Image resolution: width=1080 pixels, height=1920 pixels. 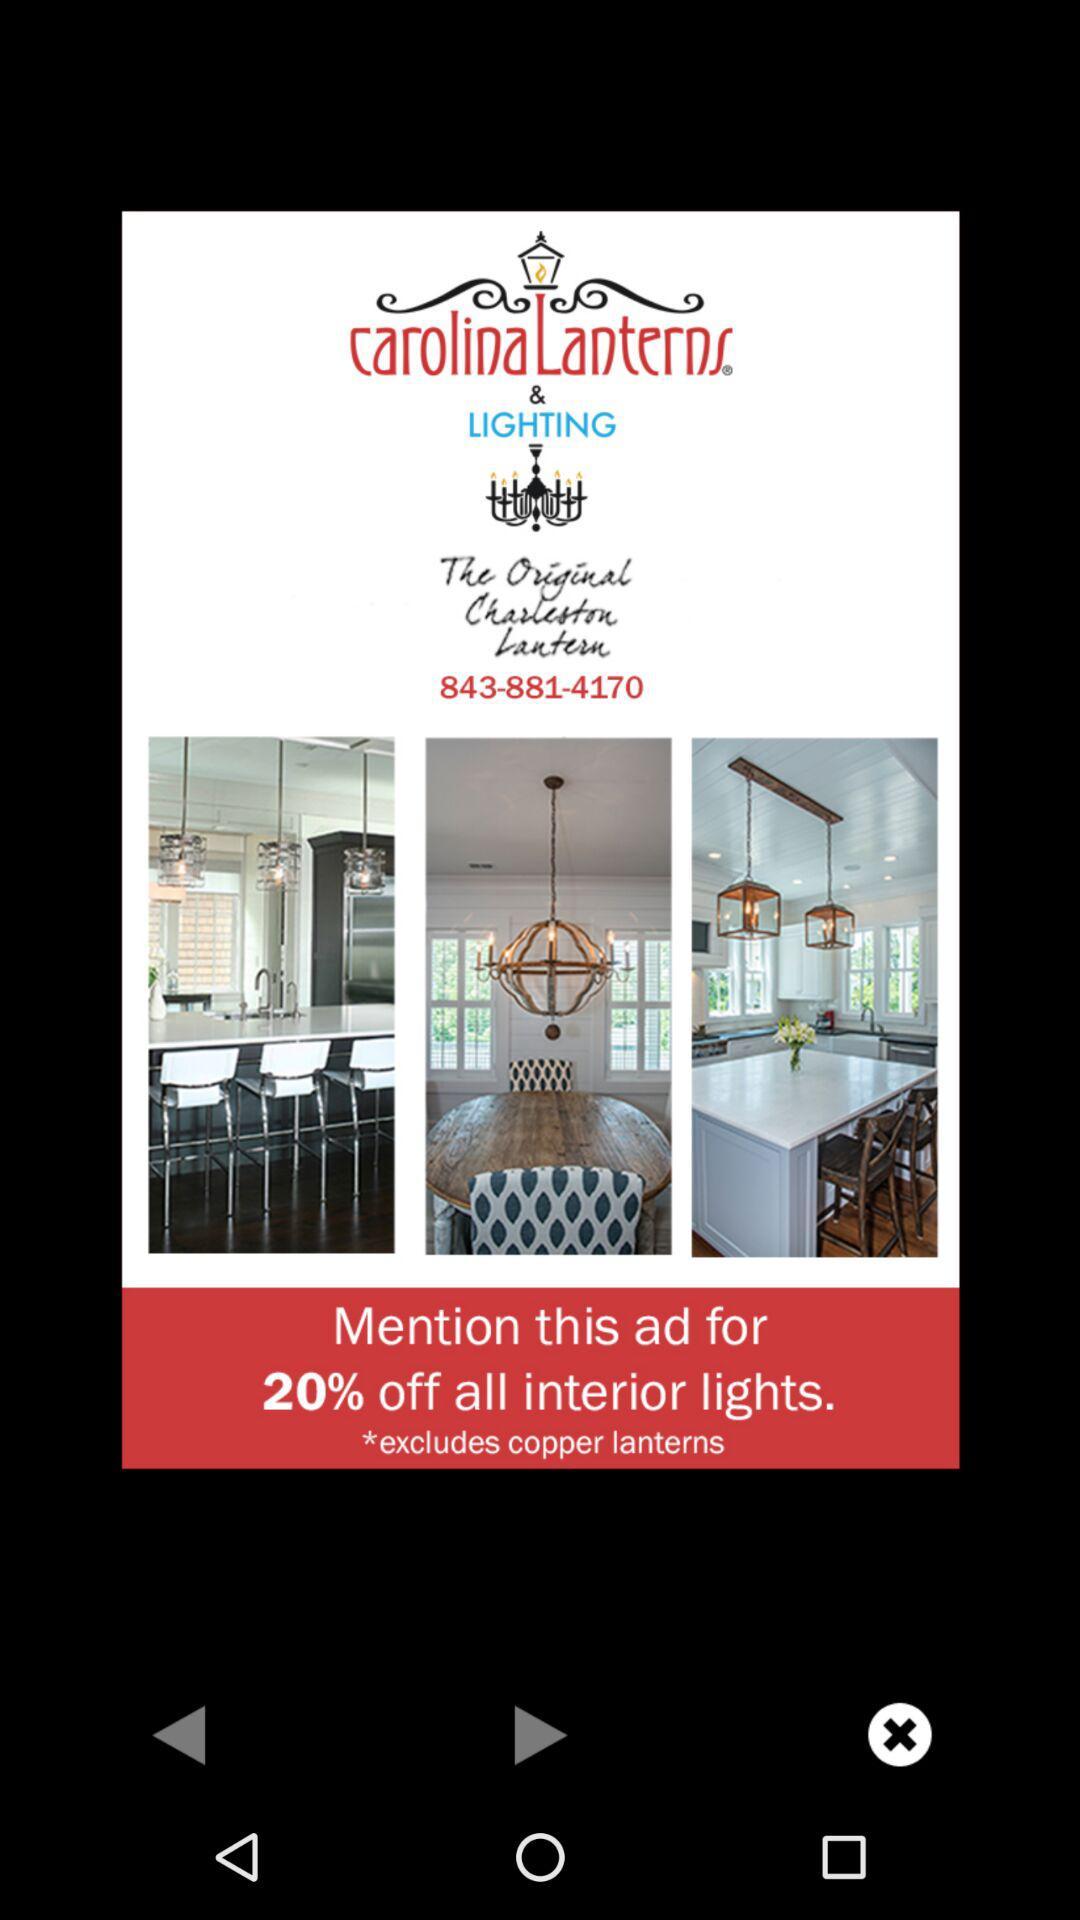 What do you see at coordinates (180, 1855) in the screenshot?
I see `the arrow_backward icon` at bounding box center [180, 1855].